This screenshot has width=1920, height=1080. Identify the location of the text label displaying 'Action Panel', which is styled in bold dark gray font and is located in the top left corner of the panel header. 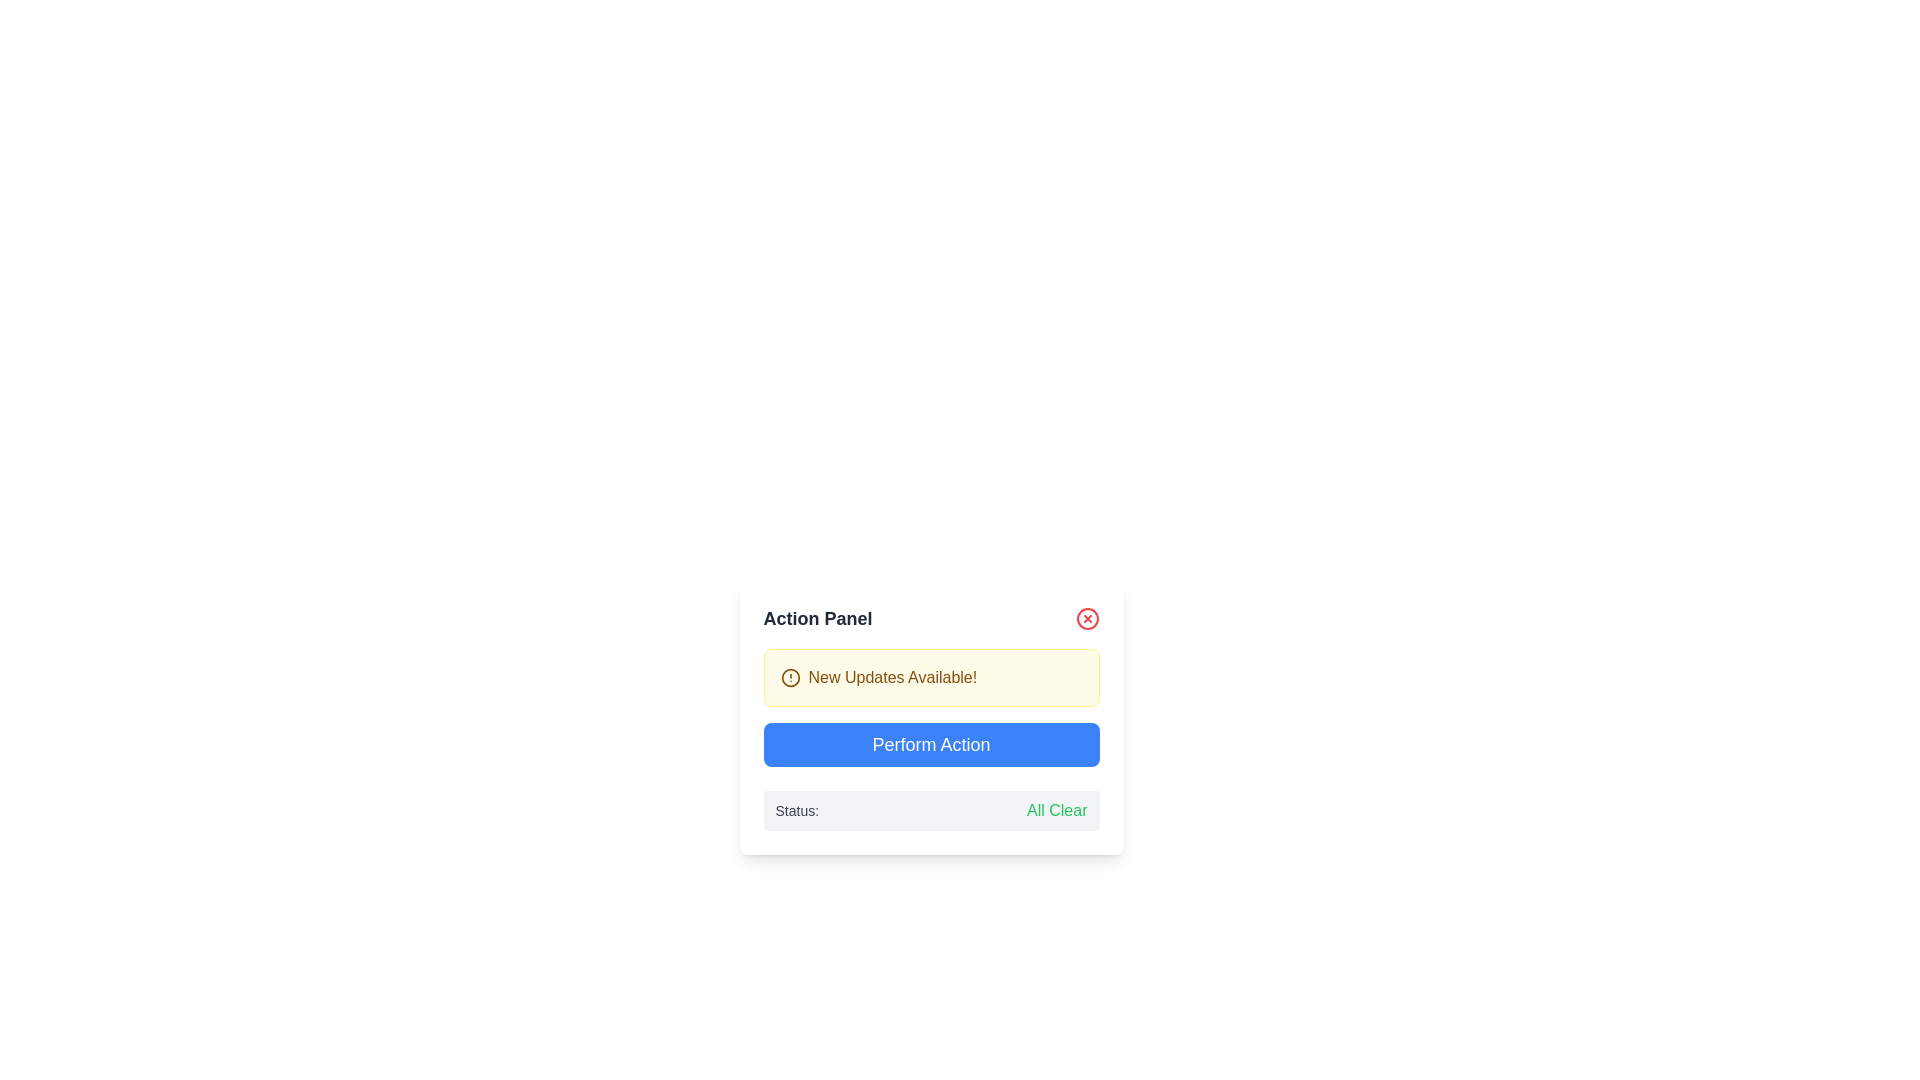
(818, 617).